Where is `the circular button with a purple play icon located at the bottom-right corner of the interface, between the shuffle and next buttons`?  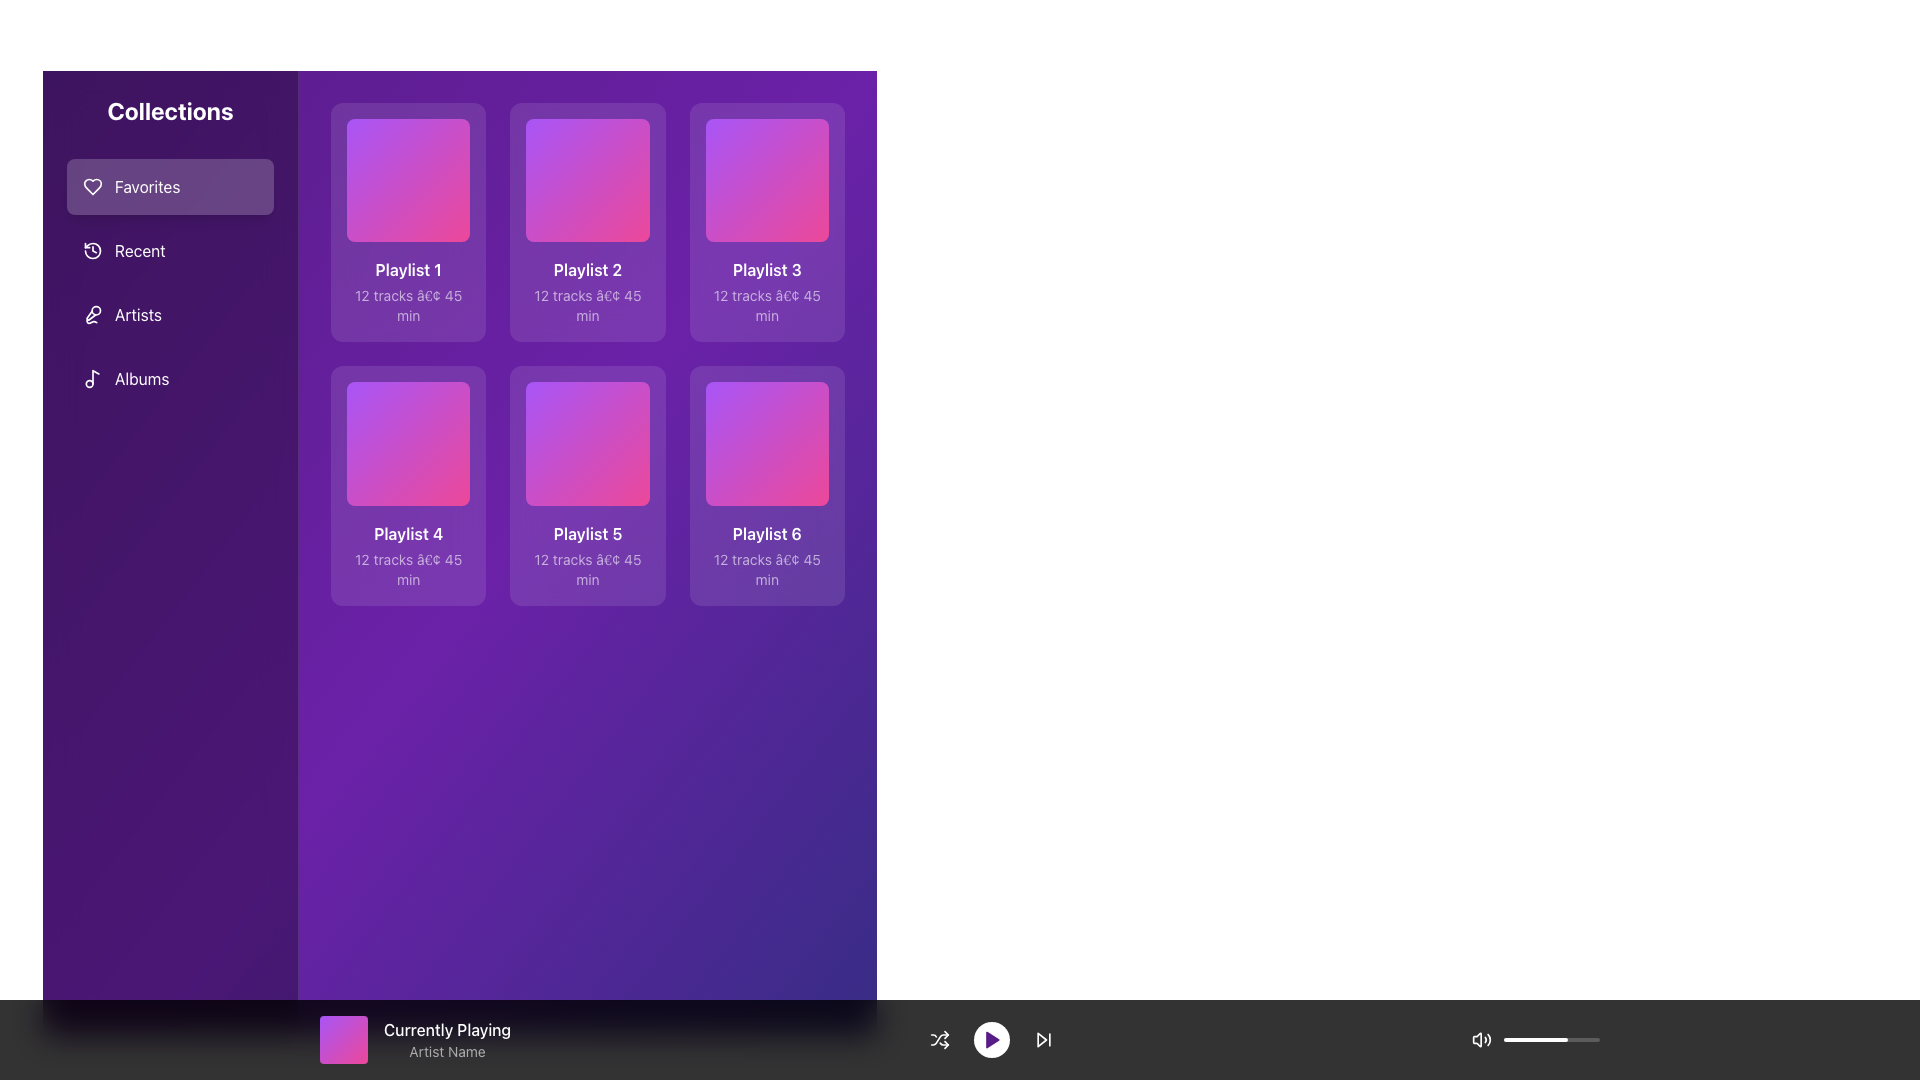
the circular button with a purple play icon located at the bottom-right corner of the interface, between the shuffle and next buttons is located at coordinates (991, 1039).